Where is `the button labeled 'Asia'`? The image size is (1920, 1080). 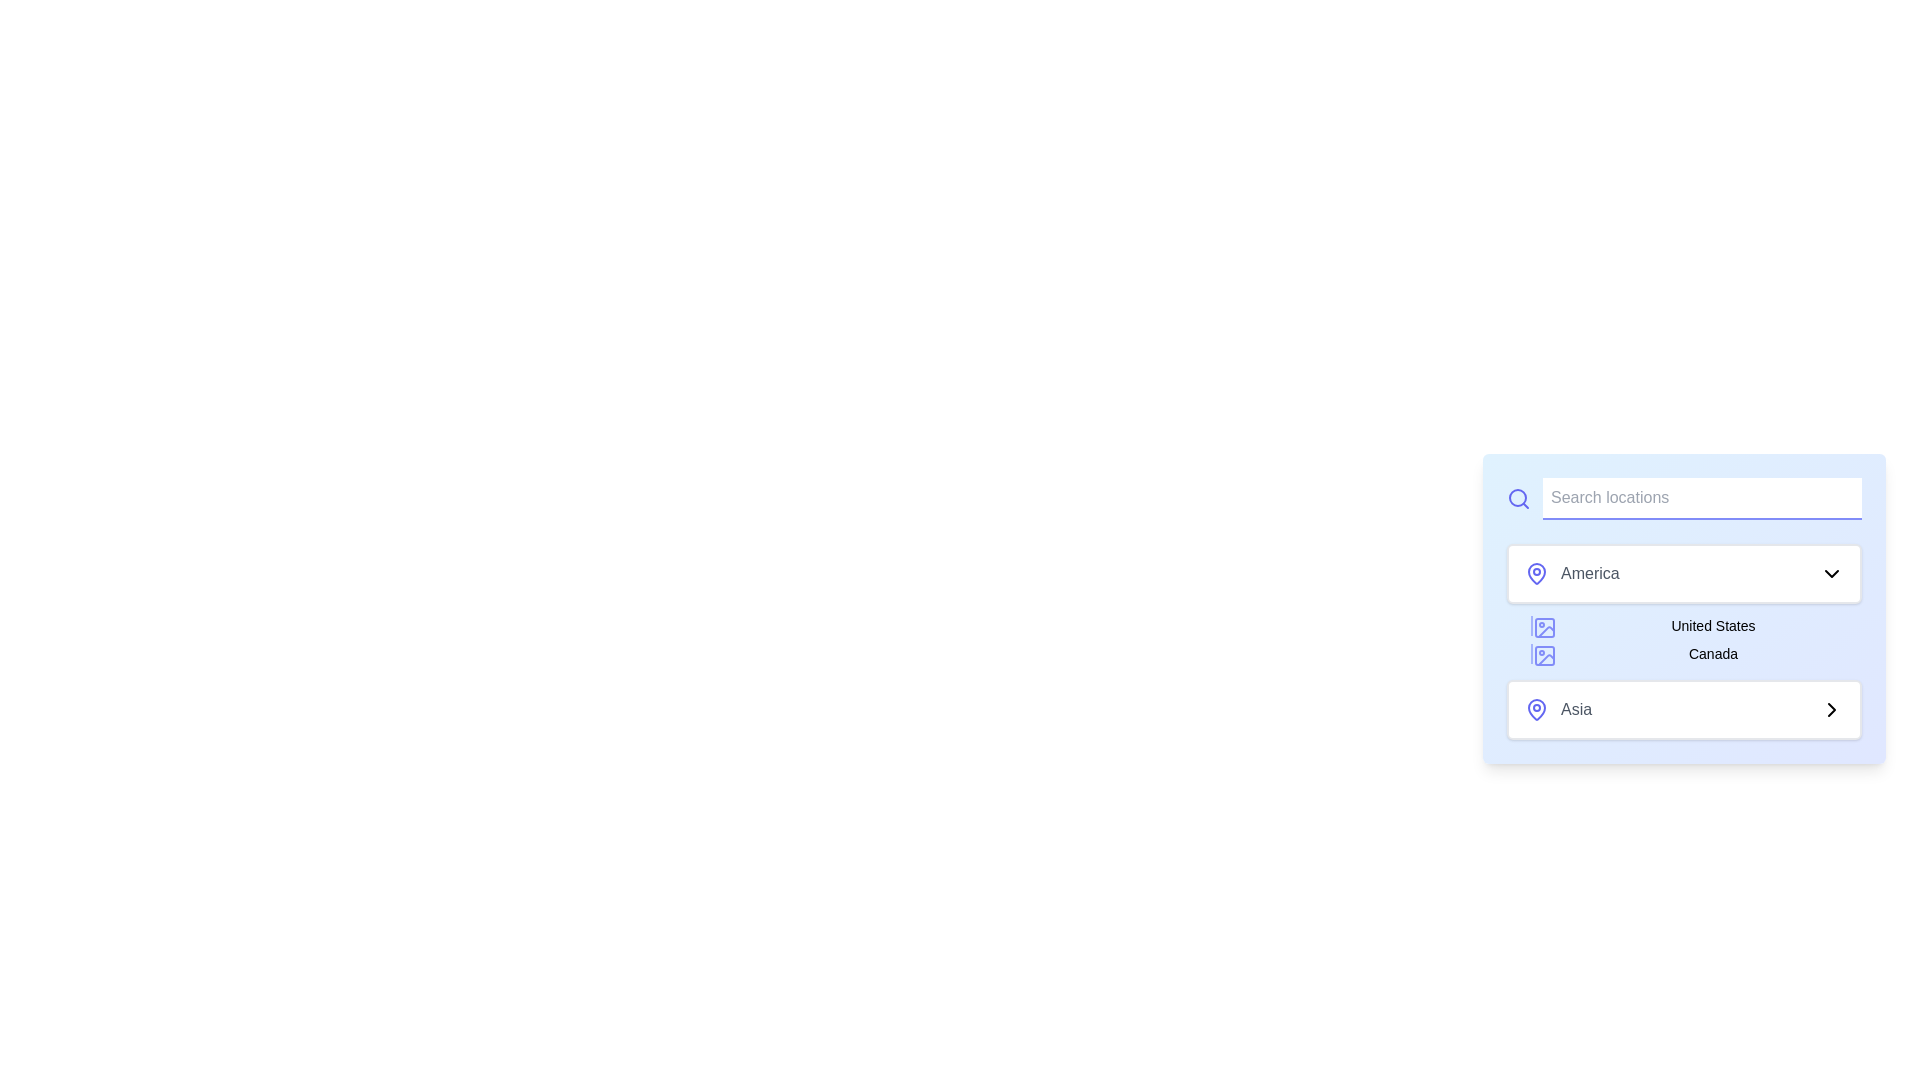 the button labeled 'Asia' is located at coordinates (1683, 685).